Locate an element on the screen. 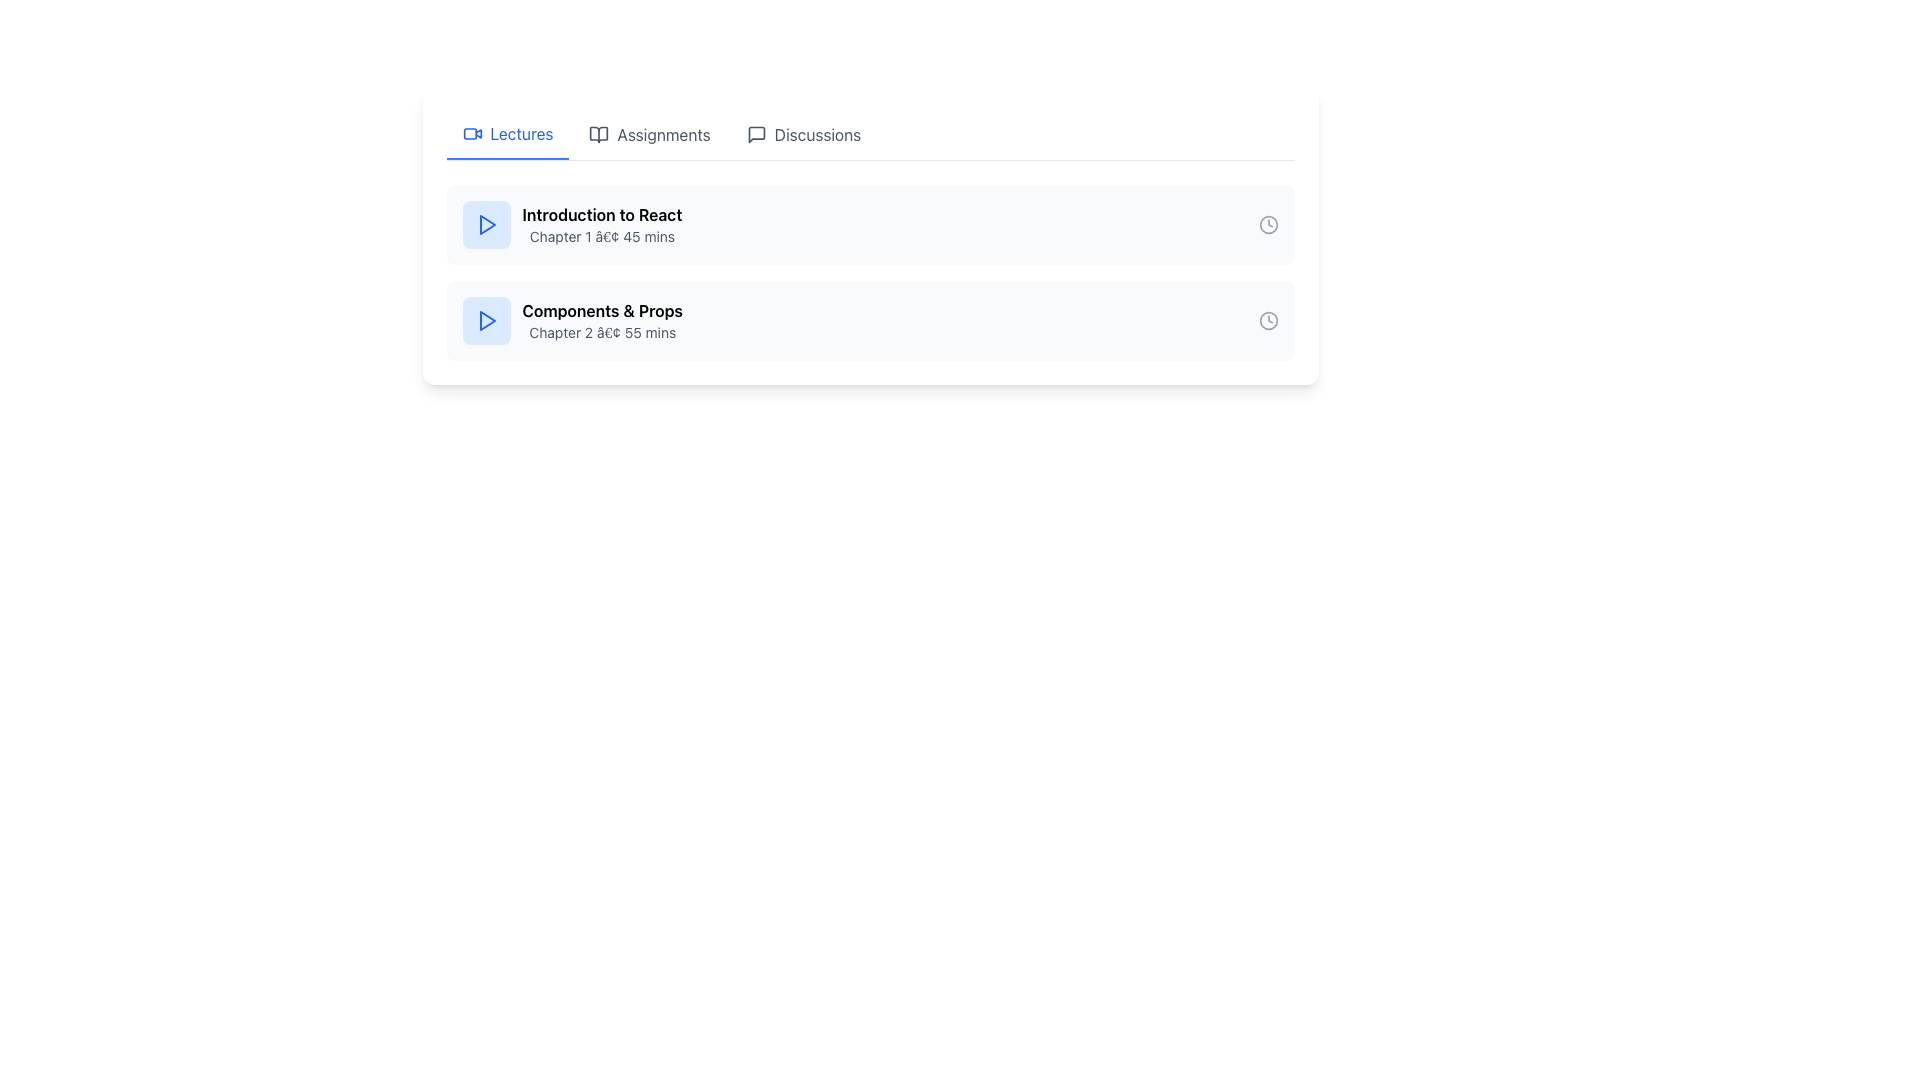 This screenshot has width=1920, height=1080. the 'Discussions' button, which is a rectangular button with a speech bubble icon and gray font, located in the horizontal navigation bar as the third item is located at coordinates (803, 135).